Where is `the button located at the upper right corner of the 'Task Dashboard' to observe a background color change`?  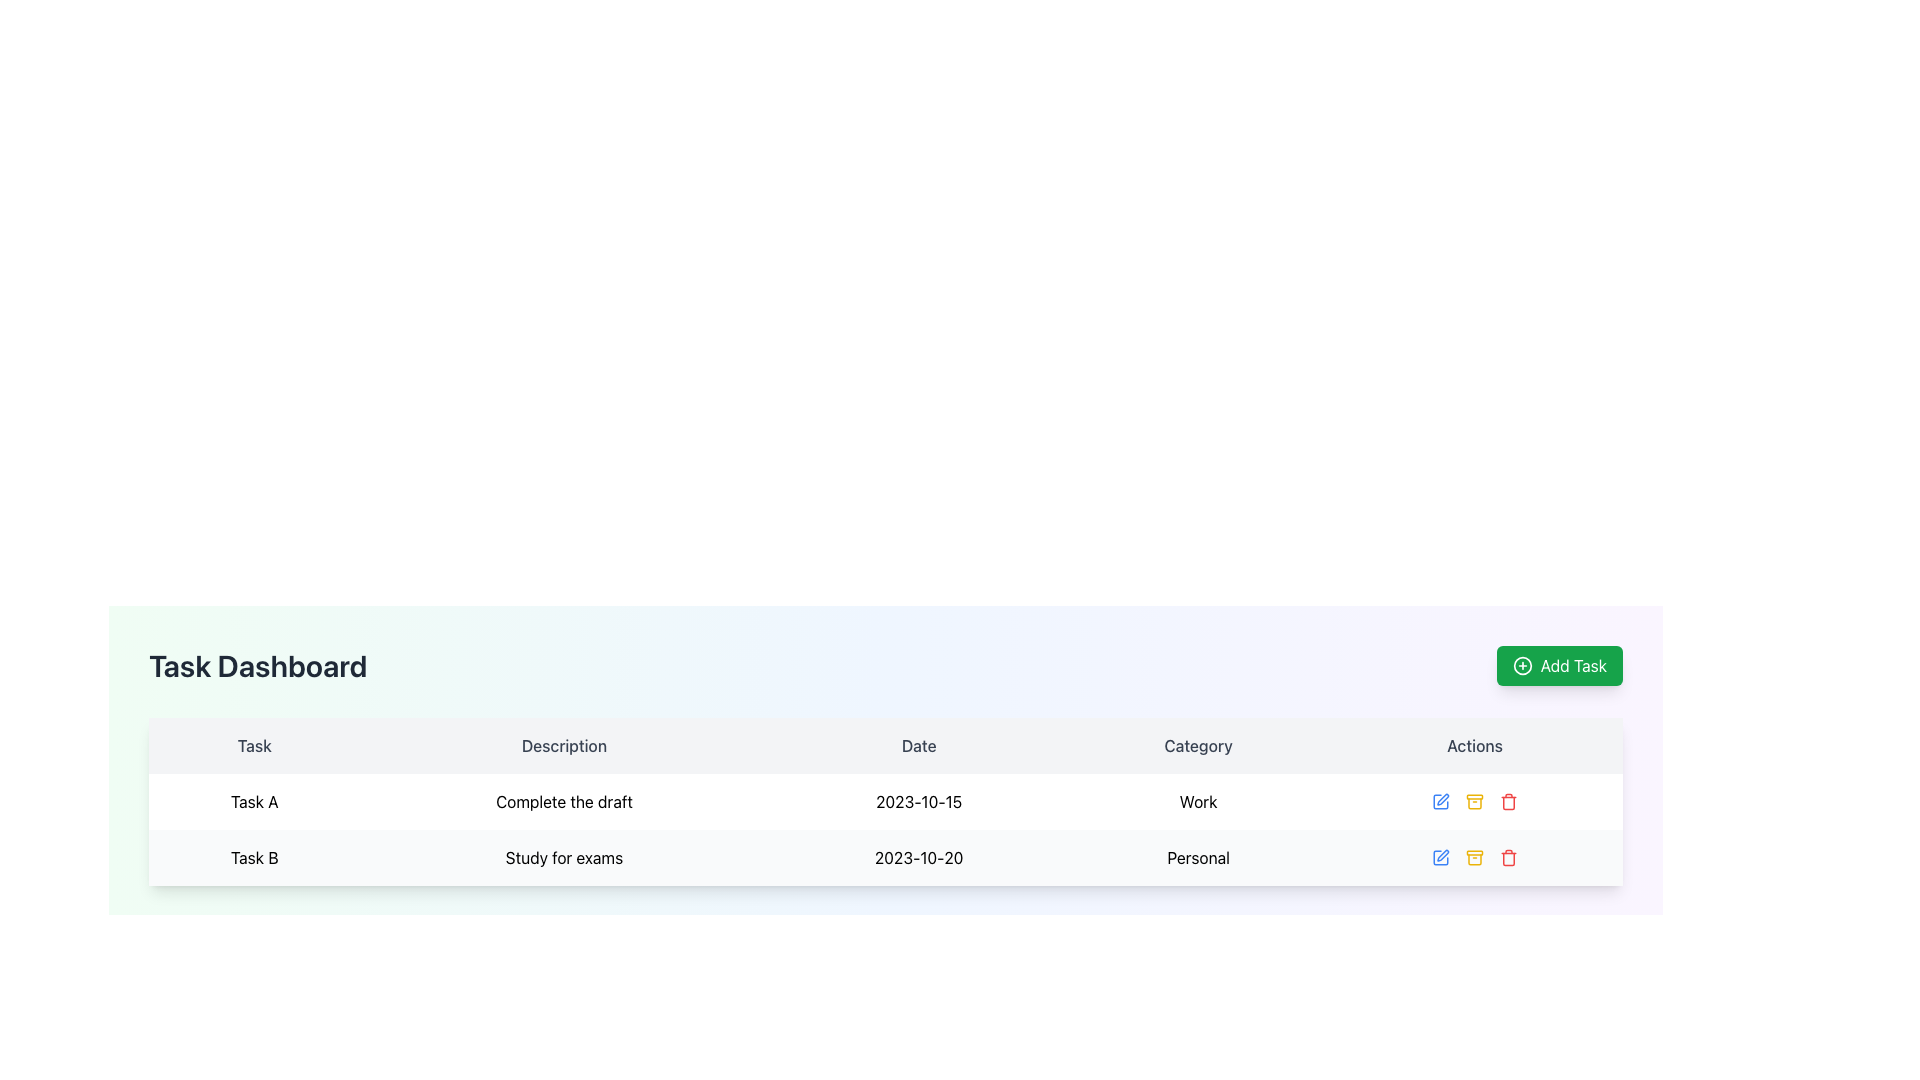 the button located at the upper right corner of the 'Task Dashboard' to observe a background color change is located at coordinates (1558, 666).